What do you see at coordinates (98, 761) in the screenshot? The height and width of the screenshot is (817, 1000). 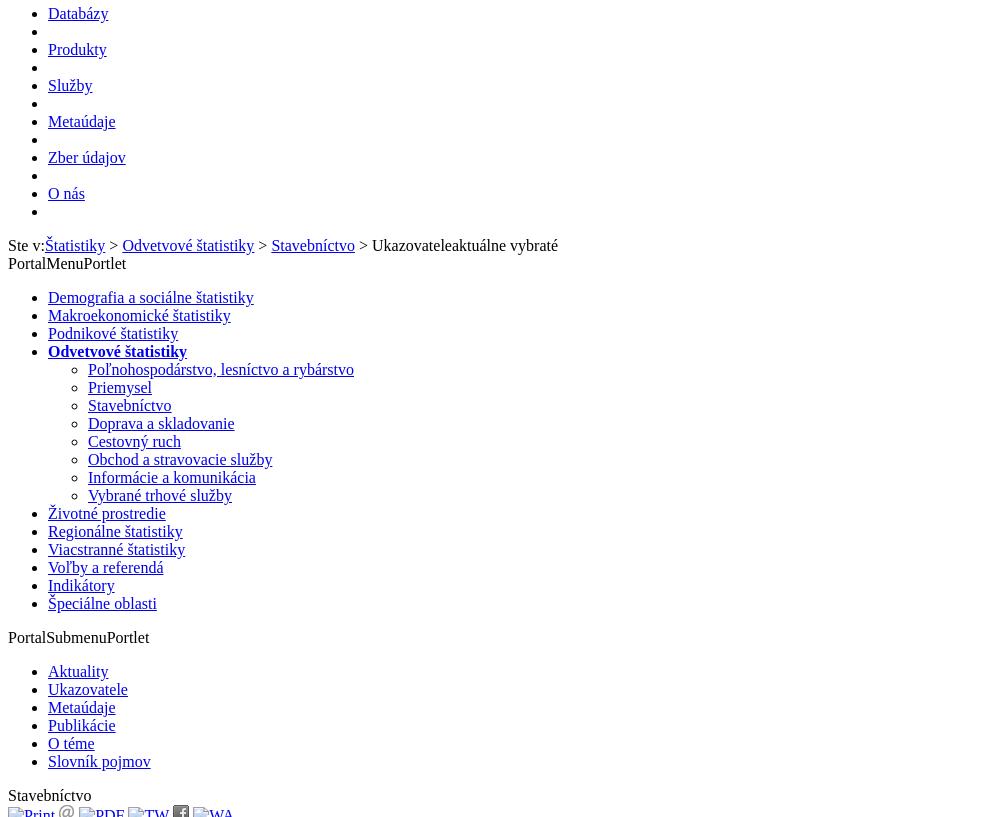 I see `'Slovník pojmov'` at bounding box center [98, 761].